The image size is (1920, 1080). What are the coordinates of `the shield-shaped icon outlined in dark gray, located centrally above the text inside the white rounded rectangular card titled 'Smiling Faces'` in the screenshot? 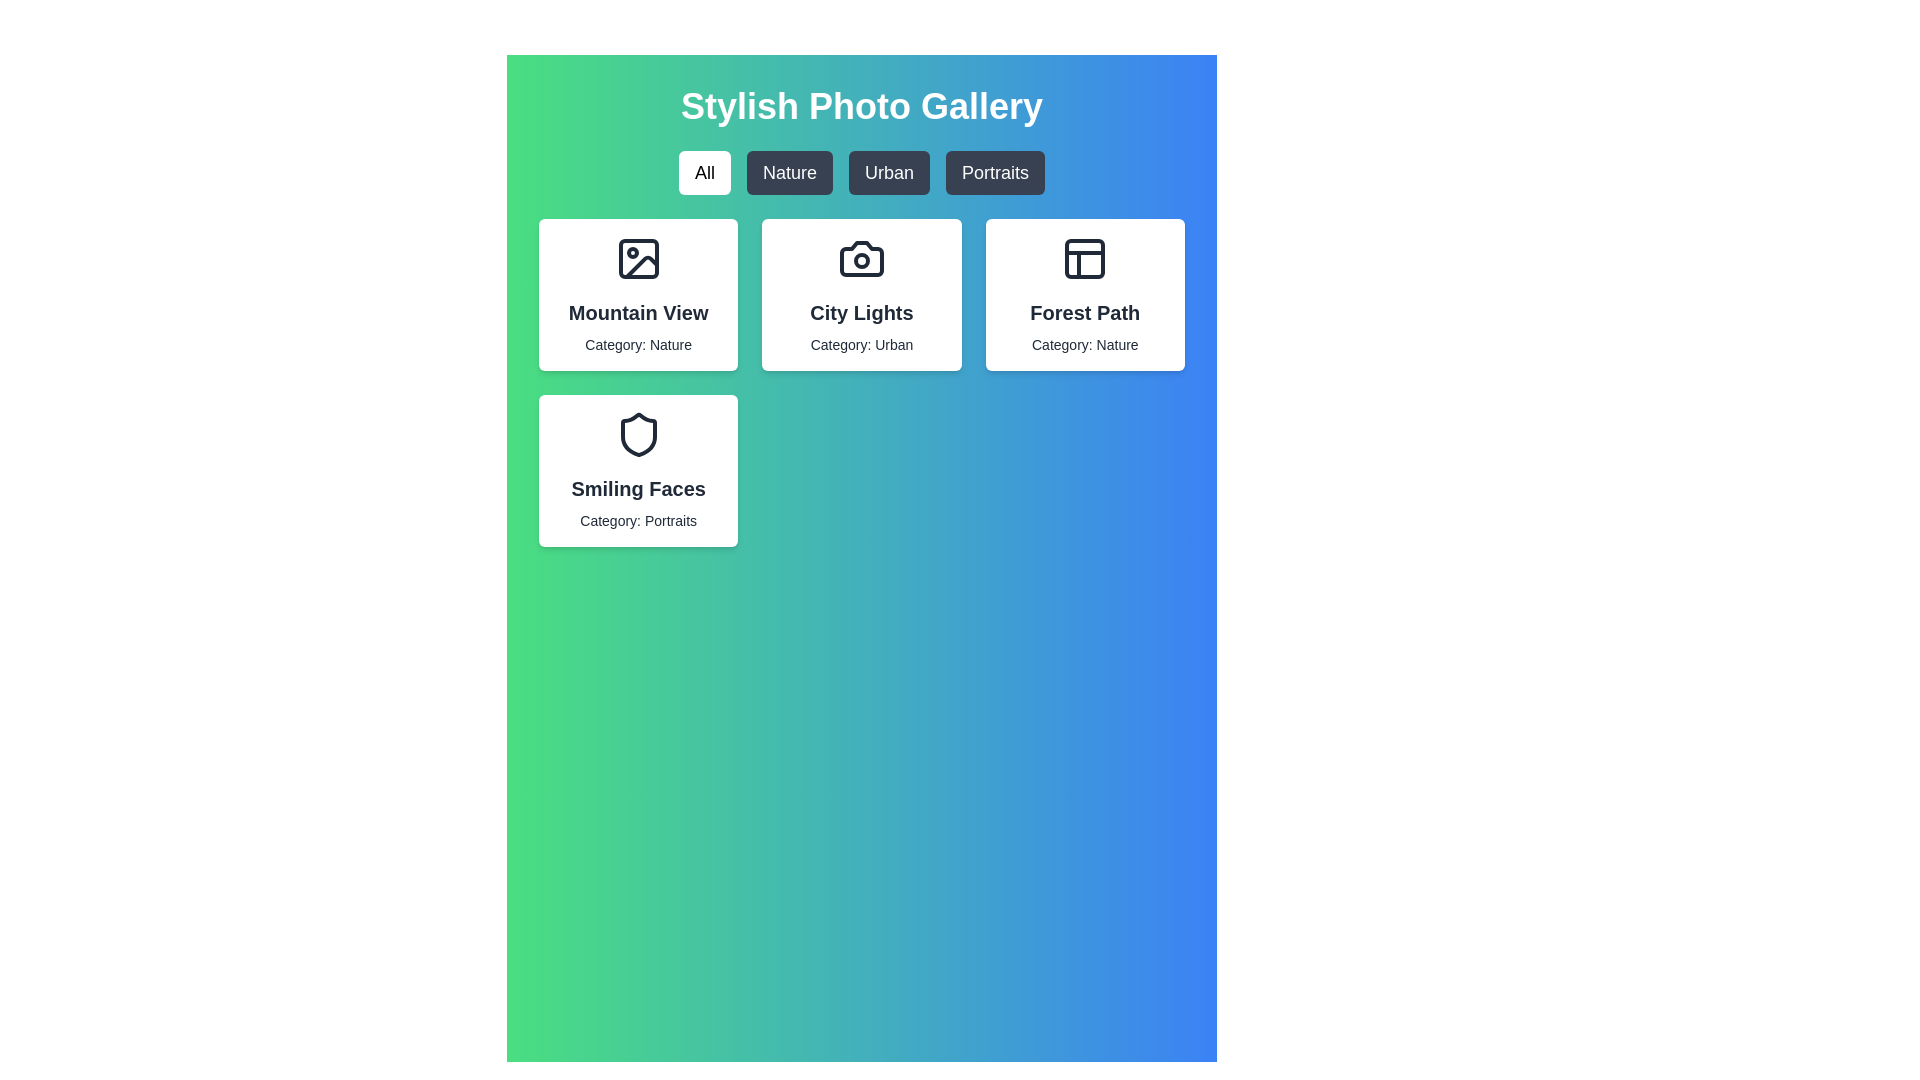 It's located at (637, 434).